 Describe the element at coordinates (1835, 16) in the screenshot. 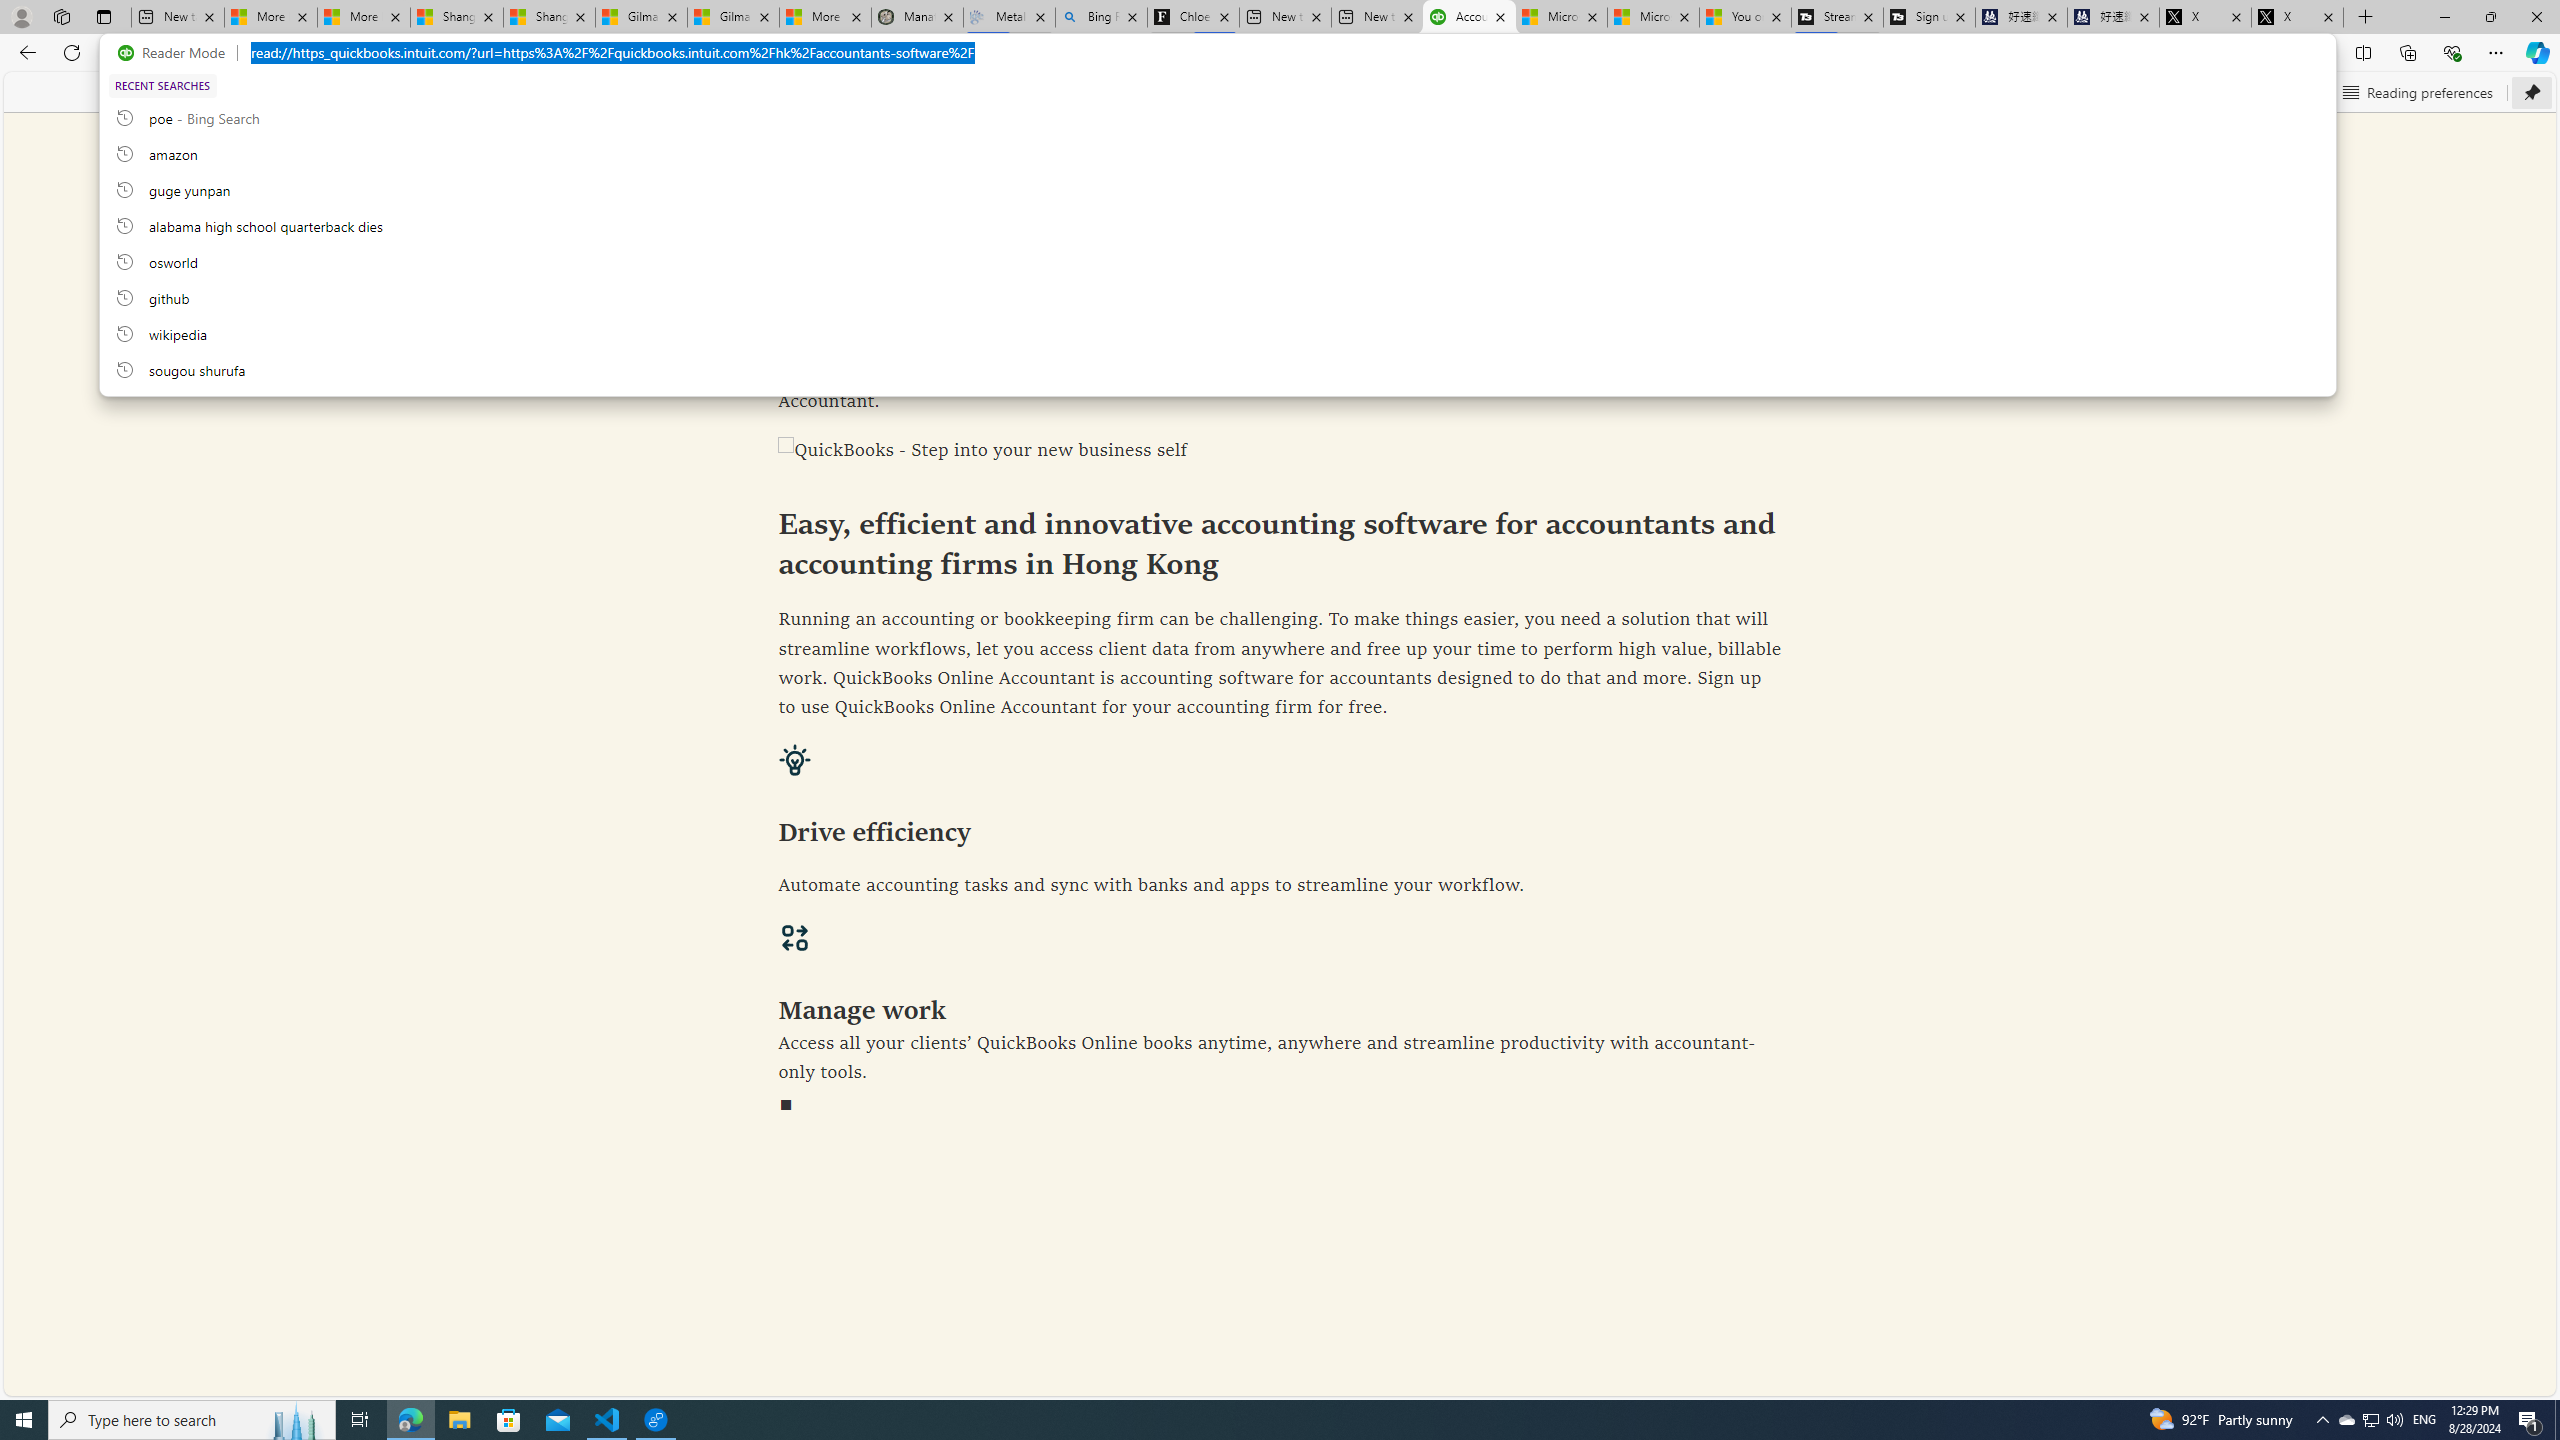

I see `'Streaming Coverage | T3'` at that location.